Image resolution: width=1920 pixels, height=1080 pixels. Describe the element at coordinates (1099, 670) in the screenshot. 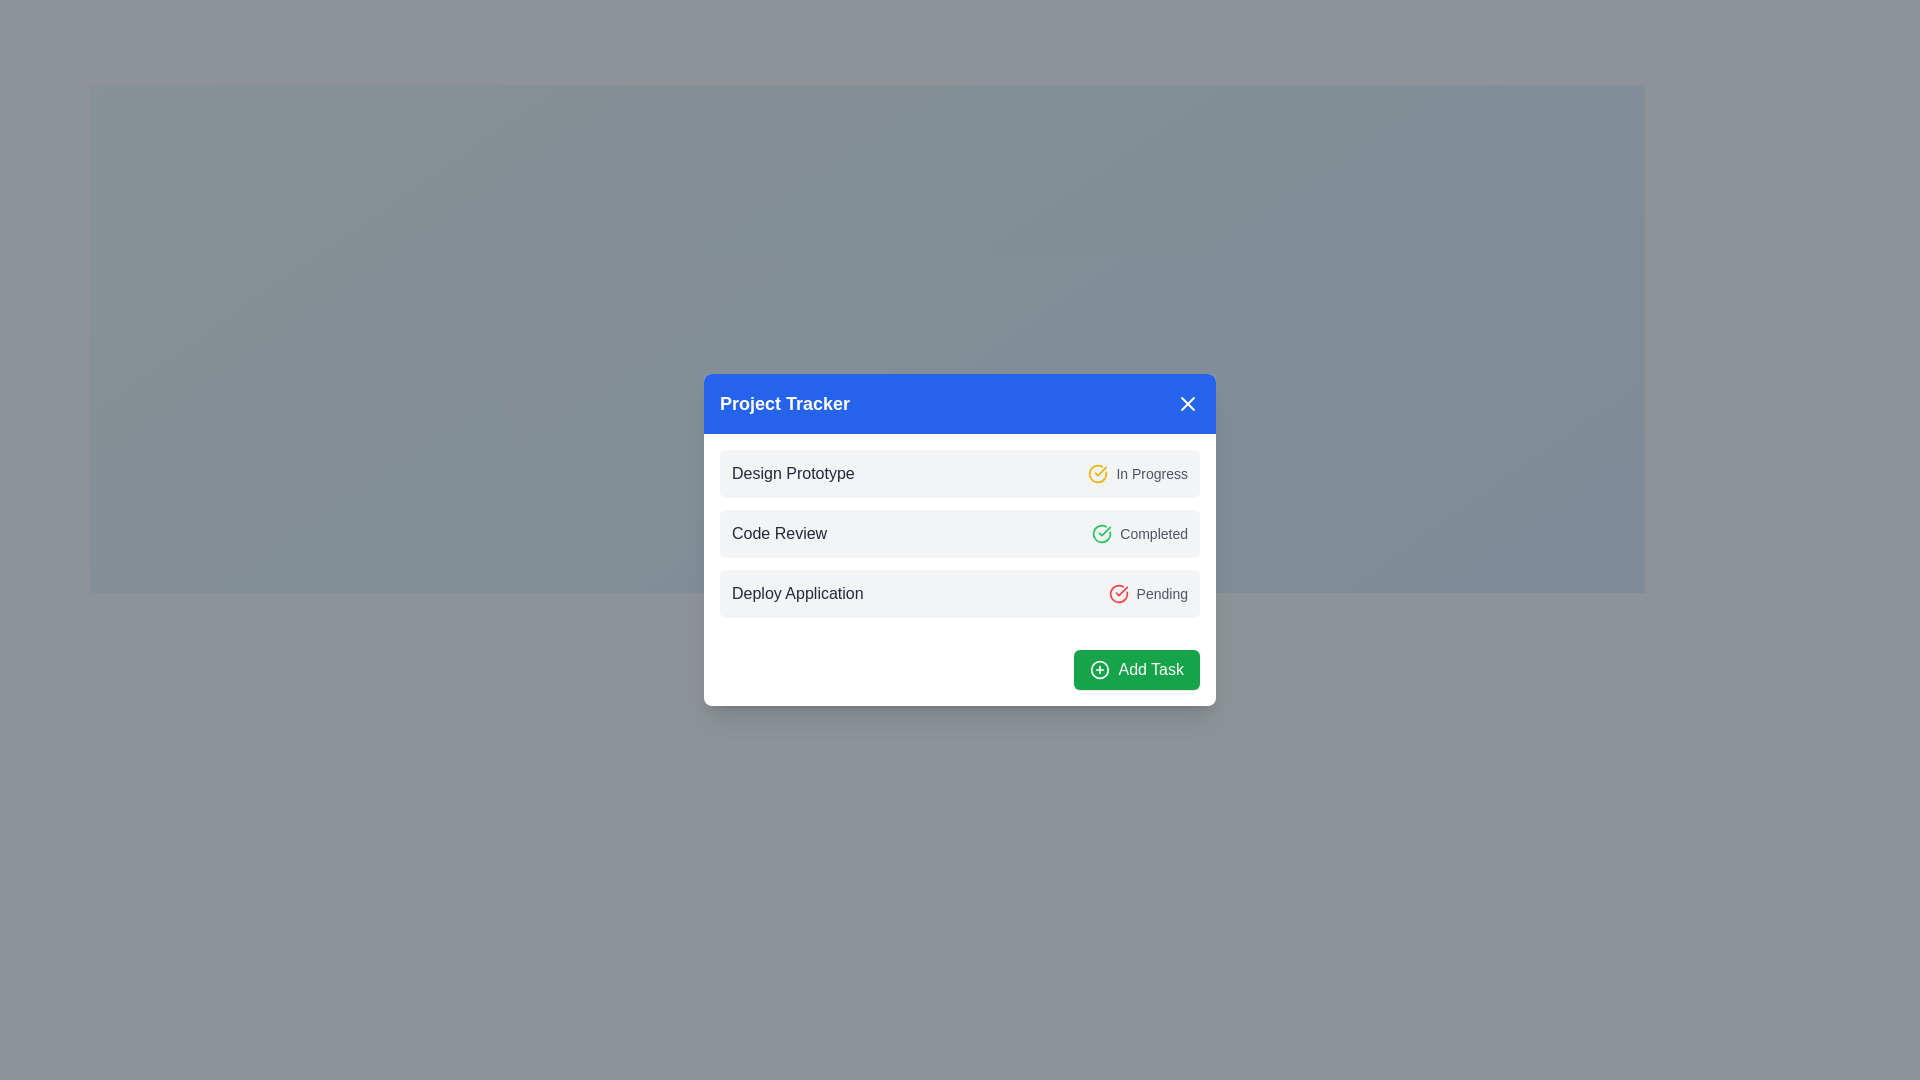

I see `the purpose of the addition icon located to the left of the text` at that location.